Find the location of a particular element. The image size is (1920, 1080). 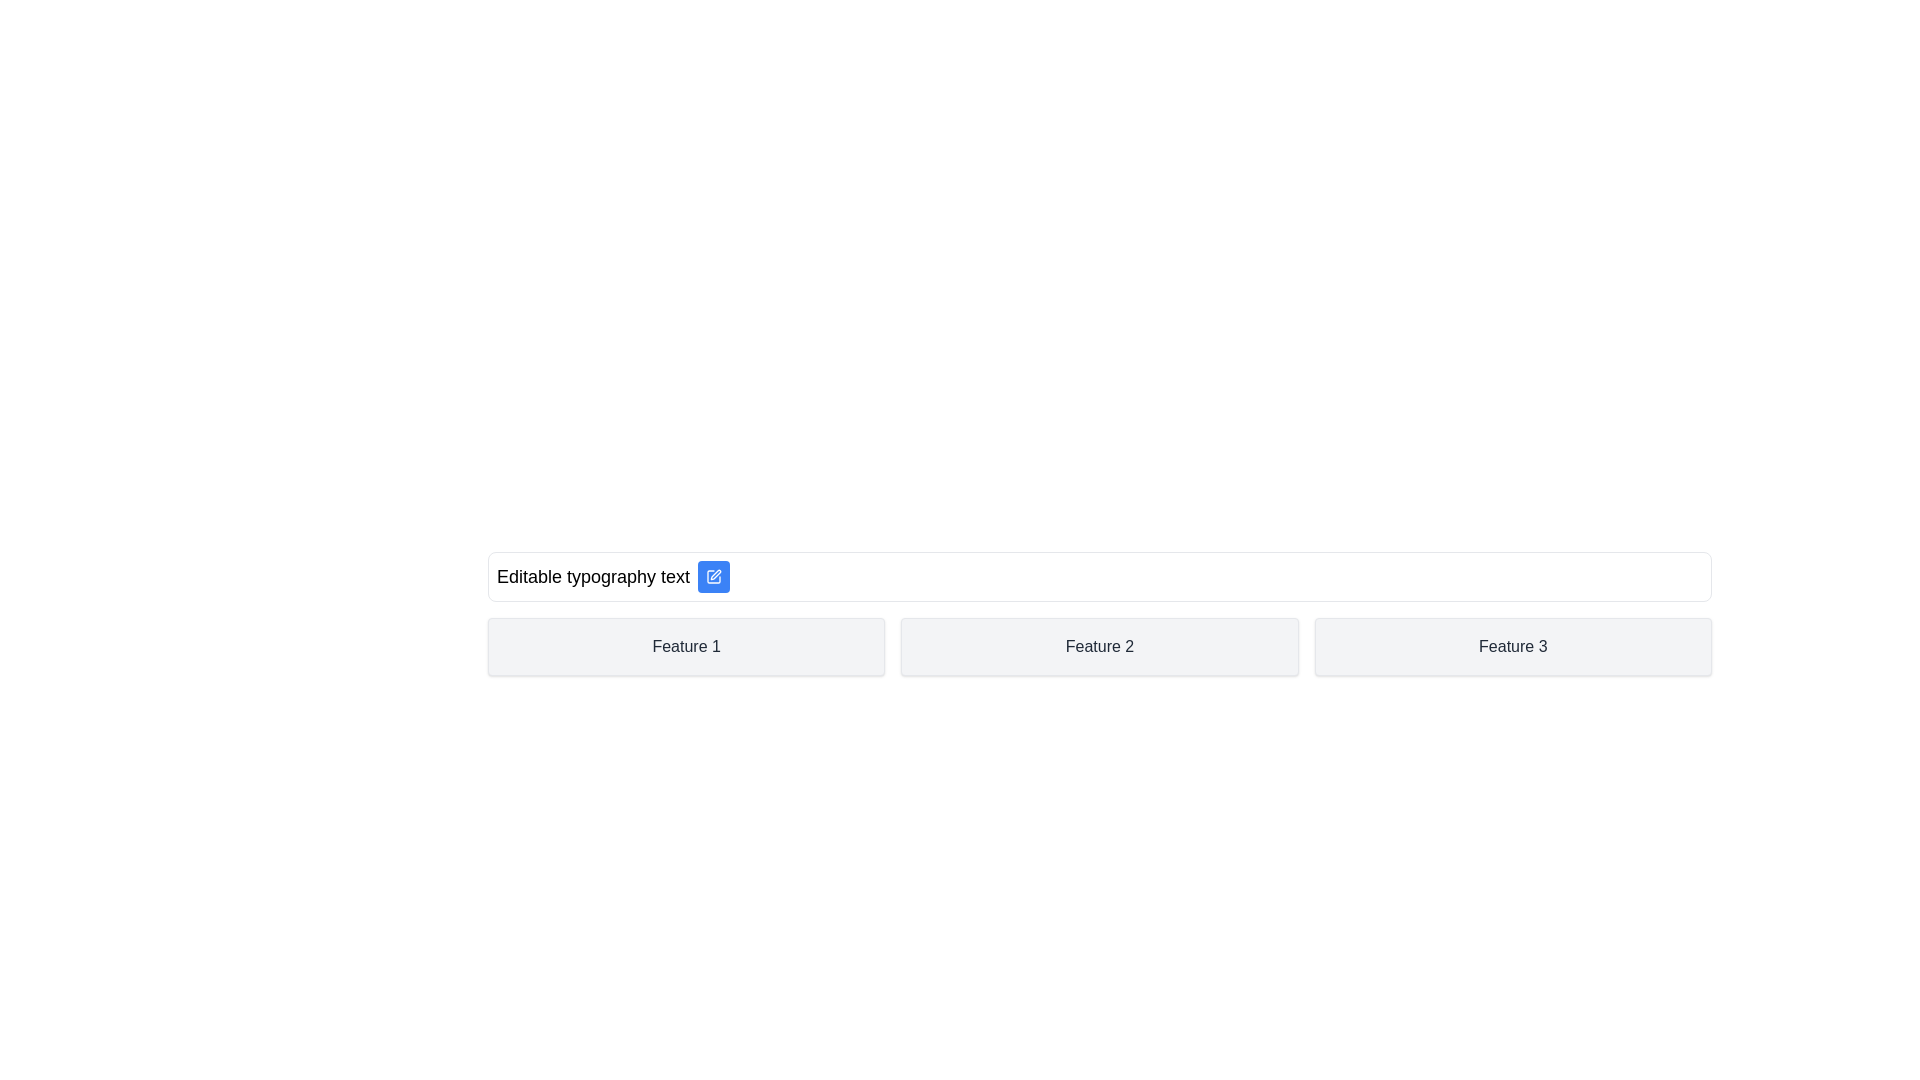

the edit icon is located at coordinates (714, 577).